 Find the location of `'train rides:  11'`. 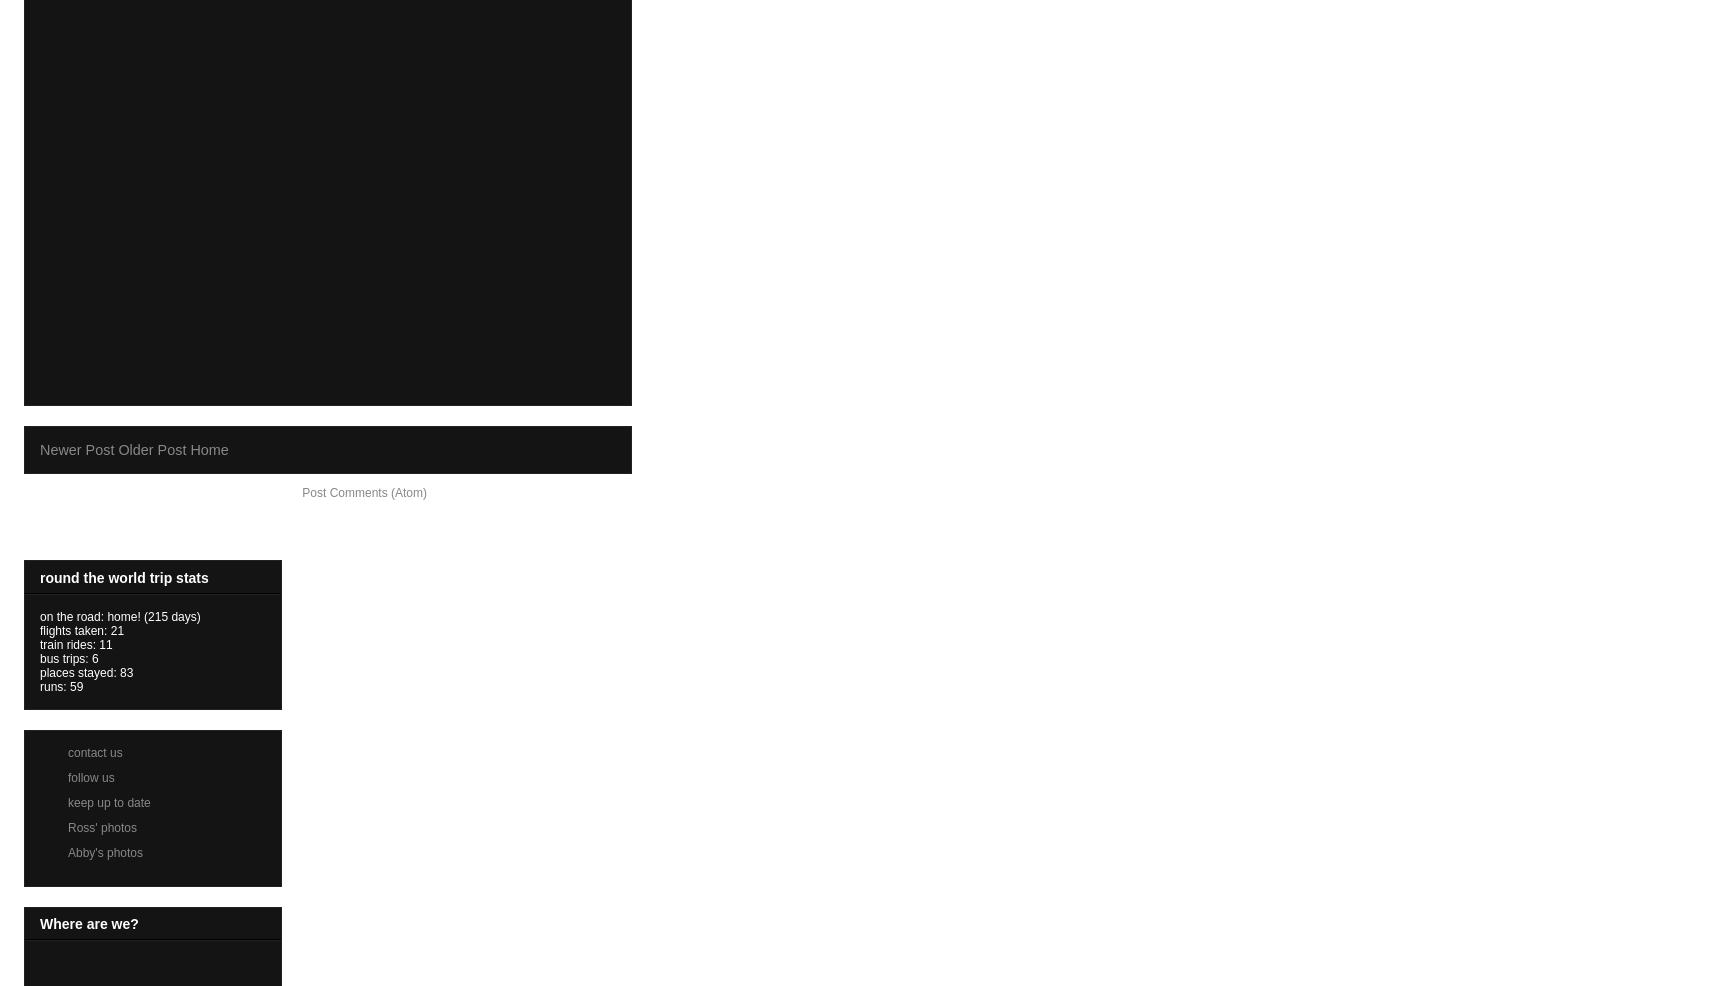

'train rides:  11' is located at coordinates (74, 643).